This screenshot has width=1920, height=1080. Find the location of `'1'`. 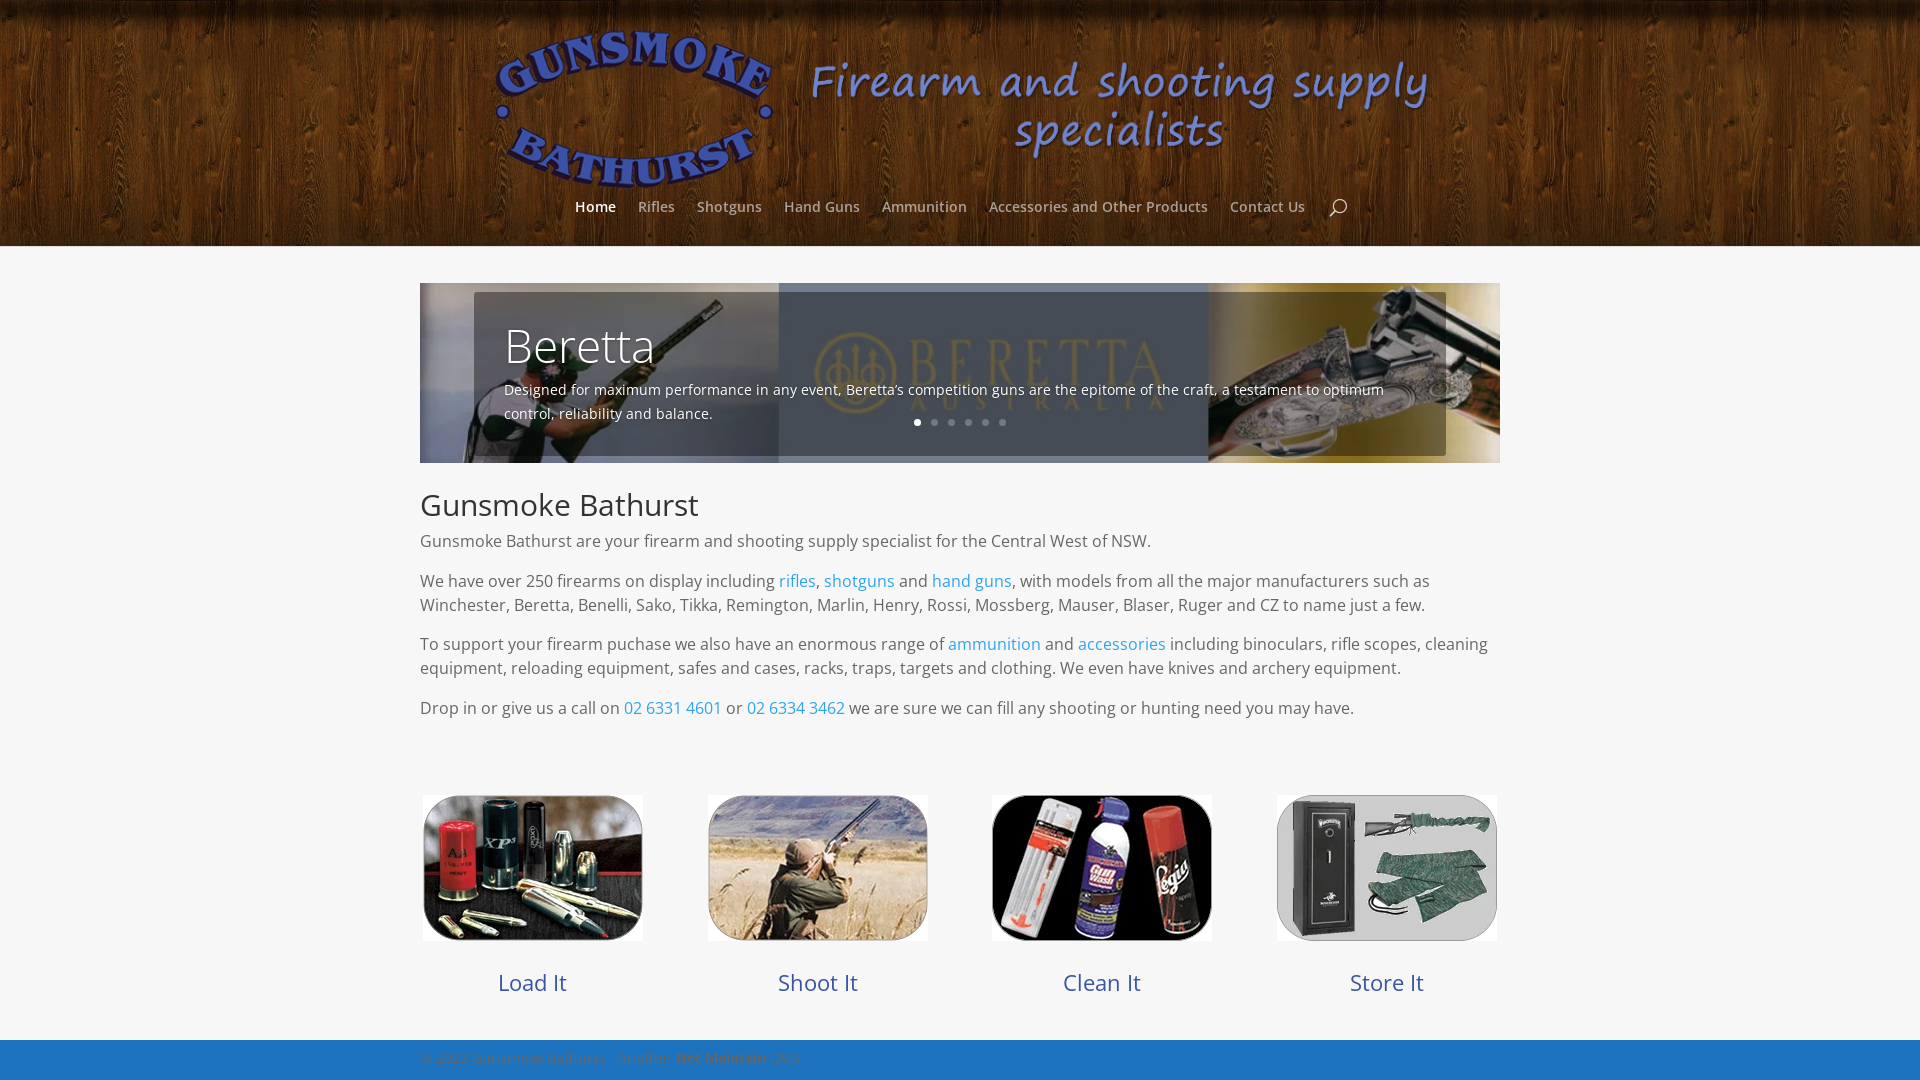

'1' is located at coordinates (916, 421).